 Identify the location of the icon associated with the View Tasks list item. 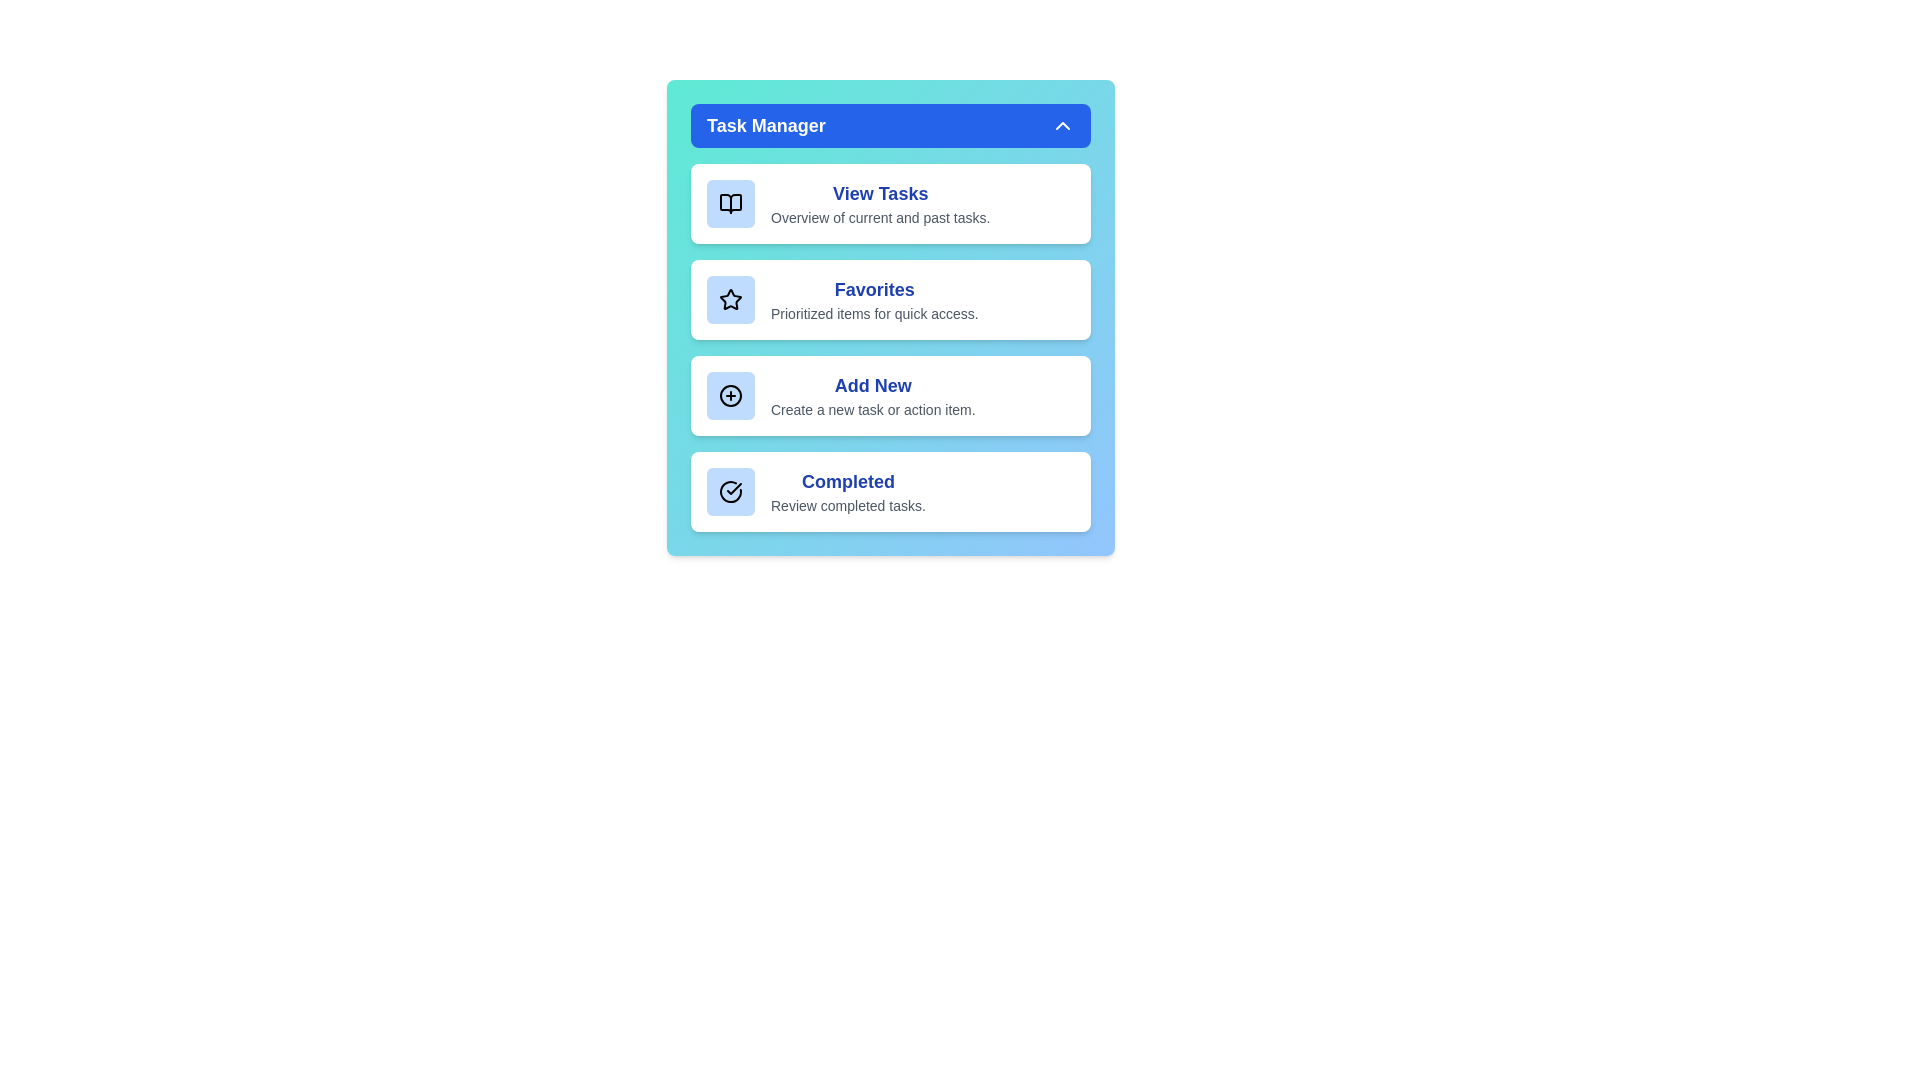
(729, 204).